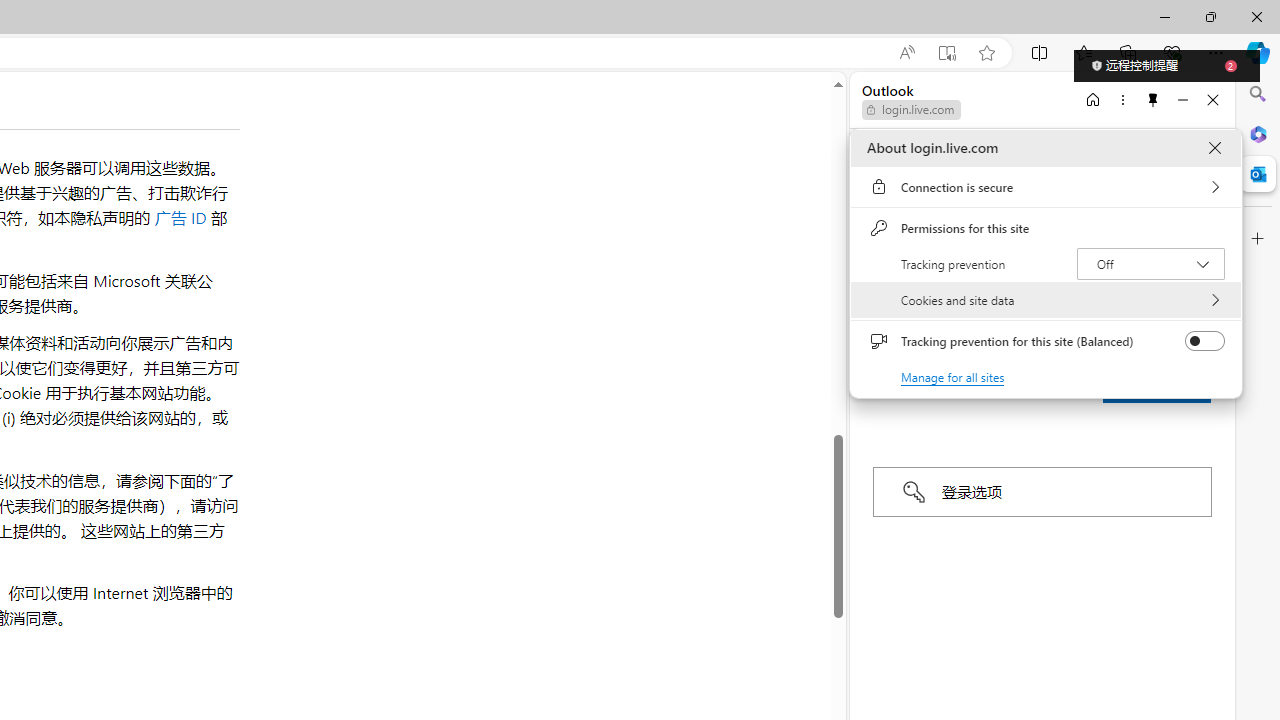 The image size is (1280, 720). Describe the element at coordinates (1150, 262) in the screenshot. I see `'Tracking prevention Off'` at that location.